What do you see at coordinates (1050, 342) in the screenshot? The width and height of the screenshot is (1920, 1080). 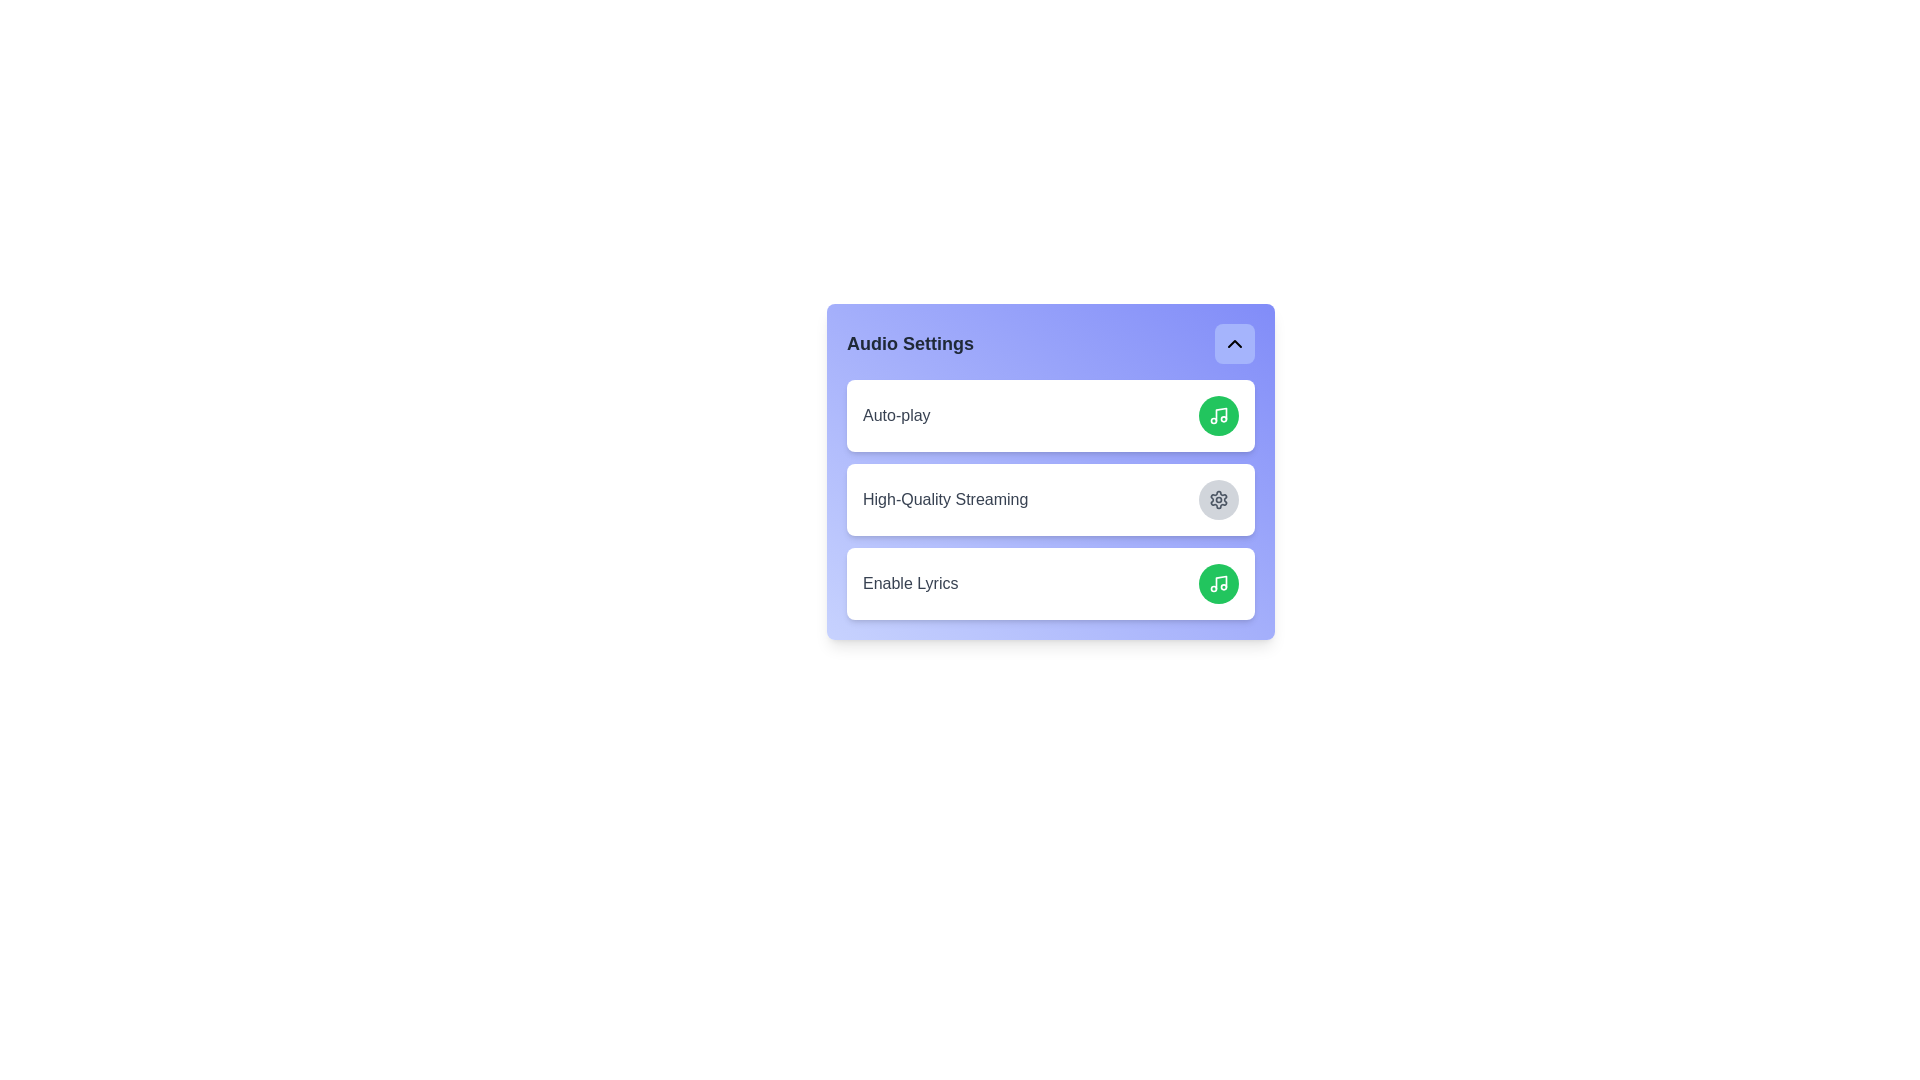 I see `the header of the MusicSettingsPanel component` at bounding box center [1050, 342].